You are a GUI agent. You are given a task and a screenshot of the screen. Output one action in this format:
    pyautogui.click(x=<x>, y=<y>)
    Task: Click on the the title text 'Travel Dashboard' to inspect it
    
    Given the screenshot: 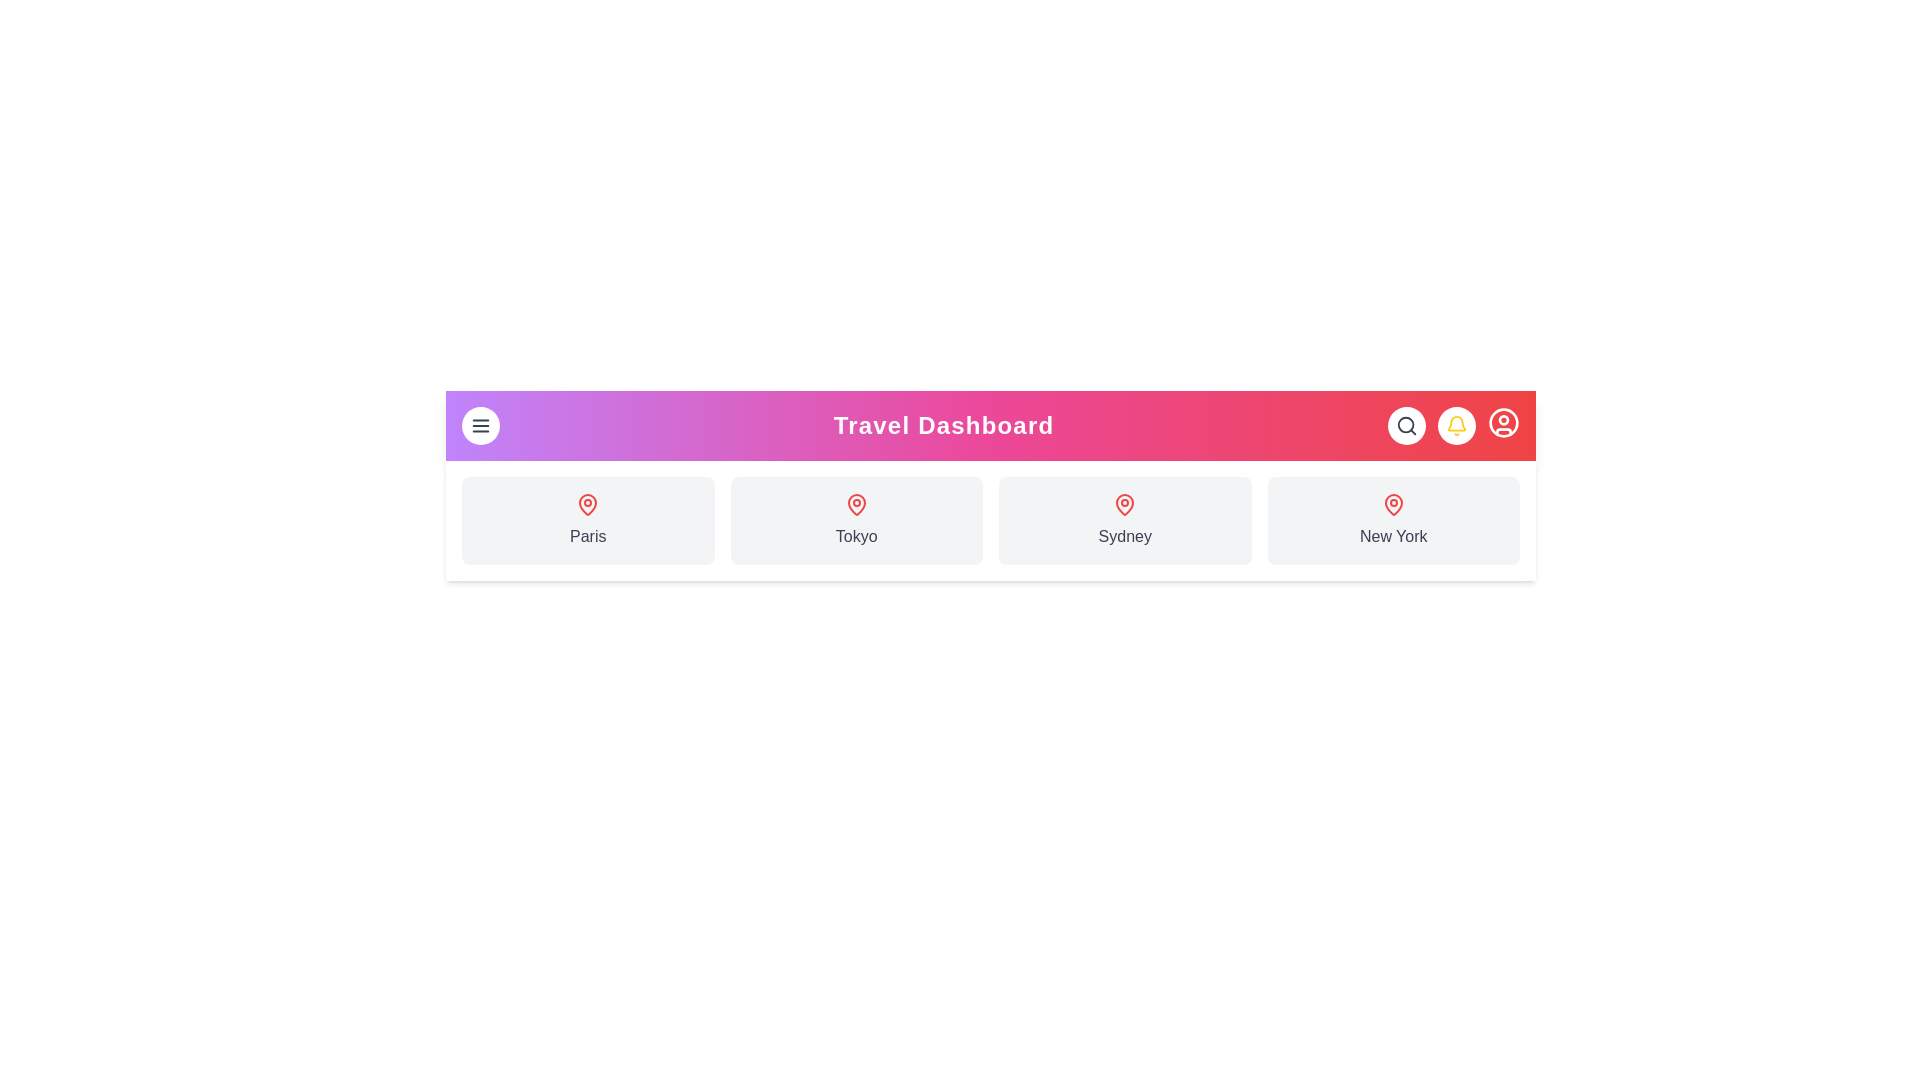 What is the action you would take?
    pyautogui.click(x=943, y=424)
    